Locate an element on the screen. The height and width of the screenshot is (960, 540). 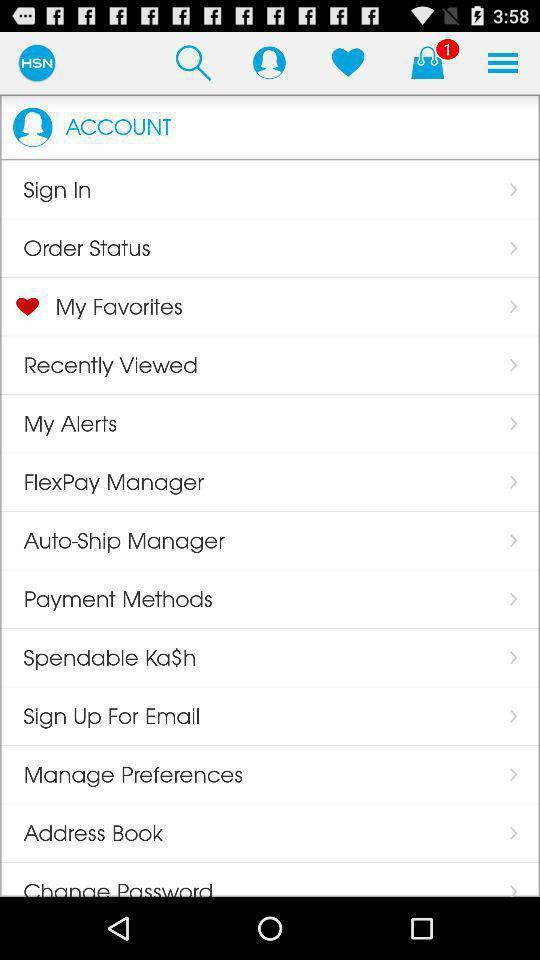
item next to the account app is located at coordinates (31, 126).